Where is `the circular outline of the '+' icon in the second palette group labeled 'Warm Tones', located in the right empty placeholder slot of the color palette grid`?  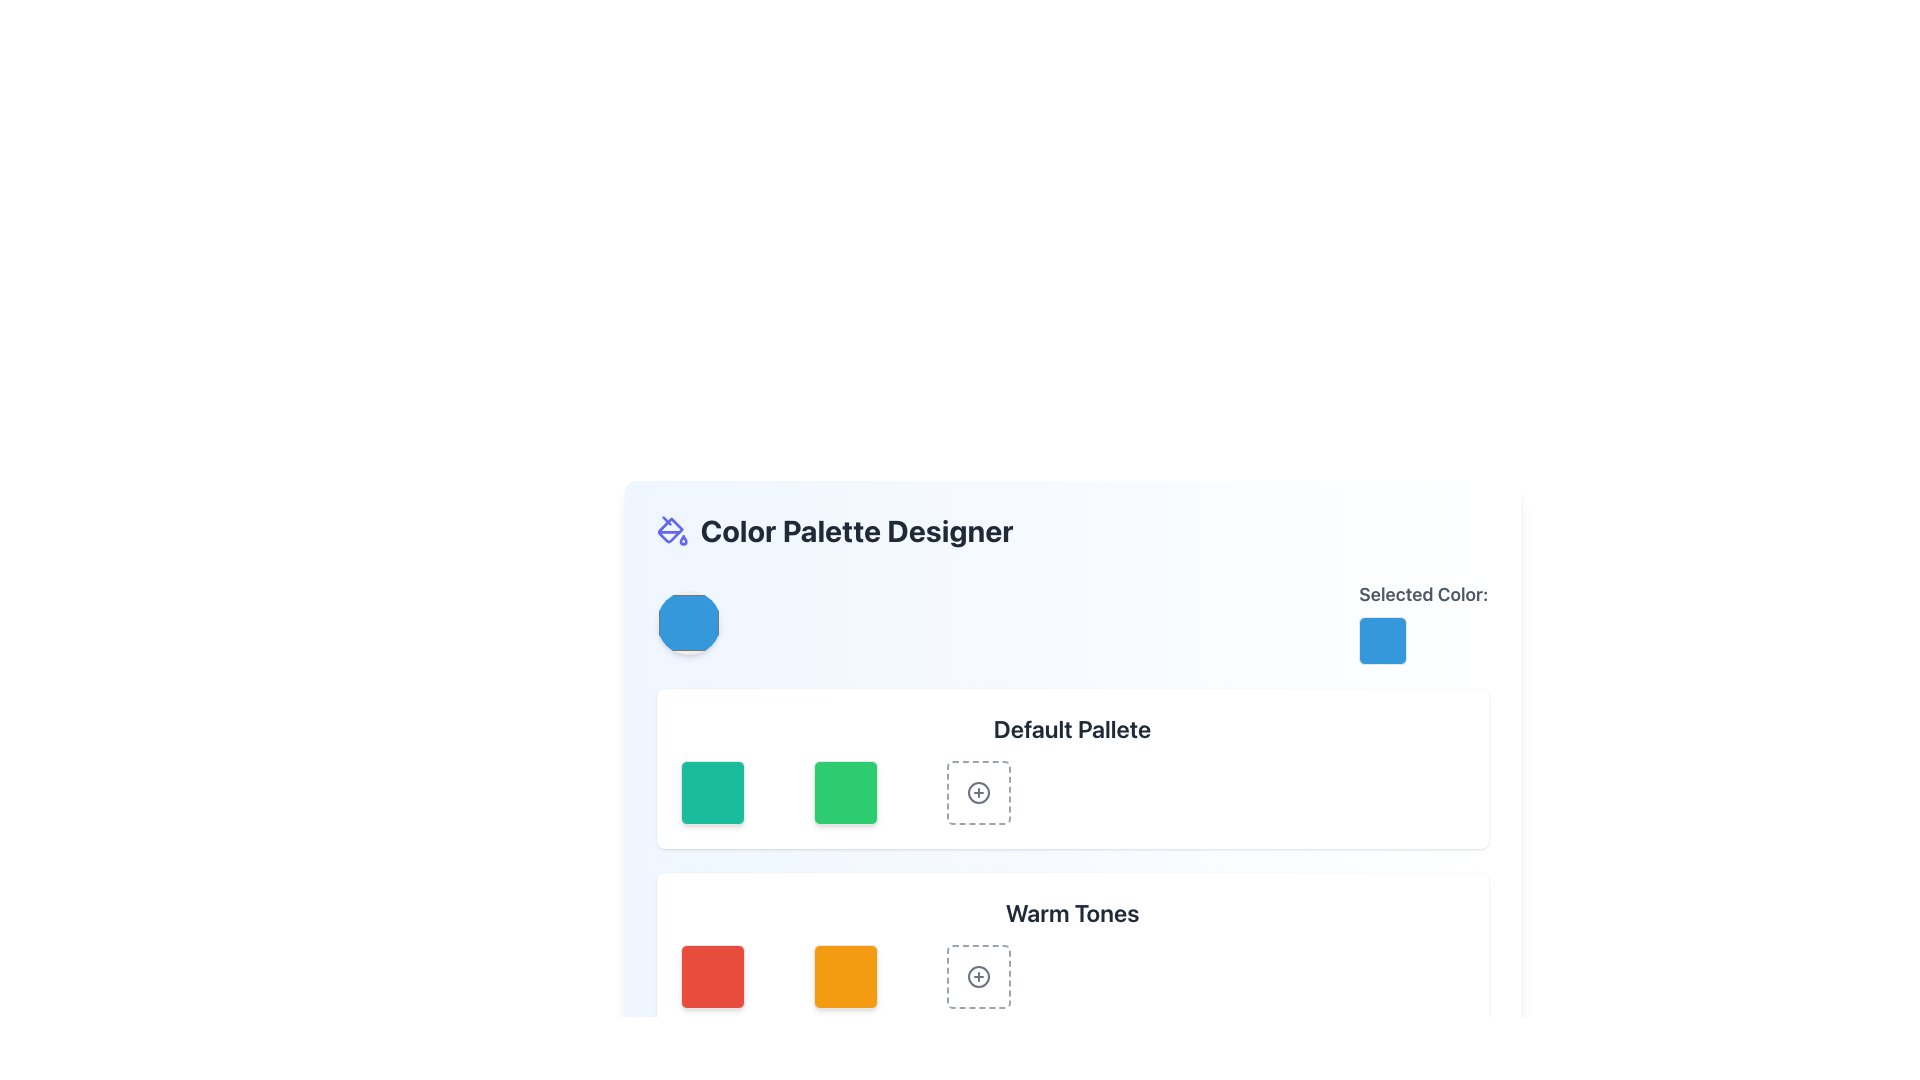
the circular outline of the '+' icon in the second palette group labeled 'Warm Tones', located in the right empty placeholder slot of the color palette grid is located at coordinates (979, 975).